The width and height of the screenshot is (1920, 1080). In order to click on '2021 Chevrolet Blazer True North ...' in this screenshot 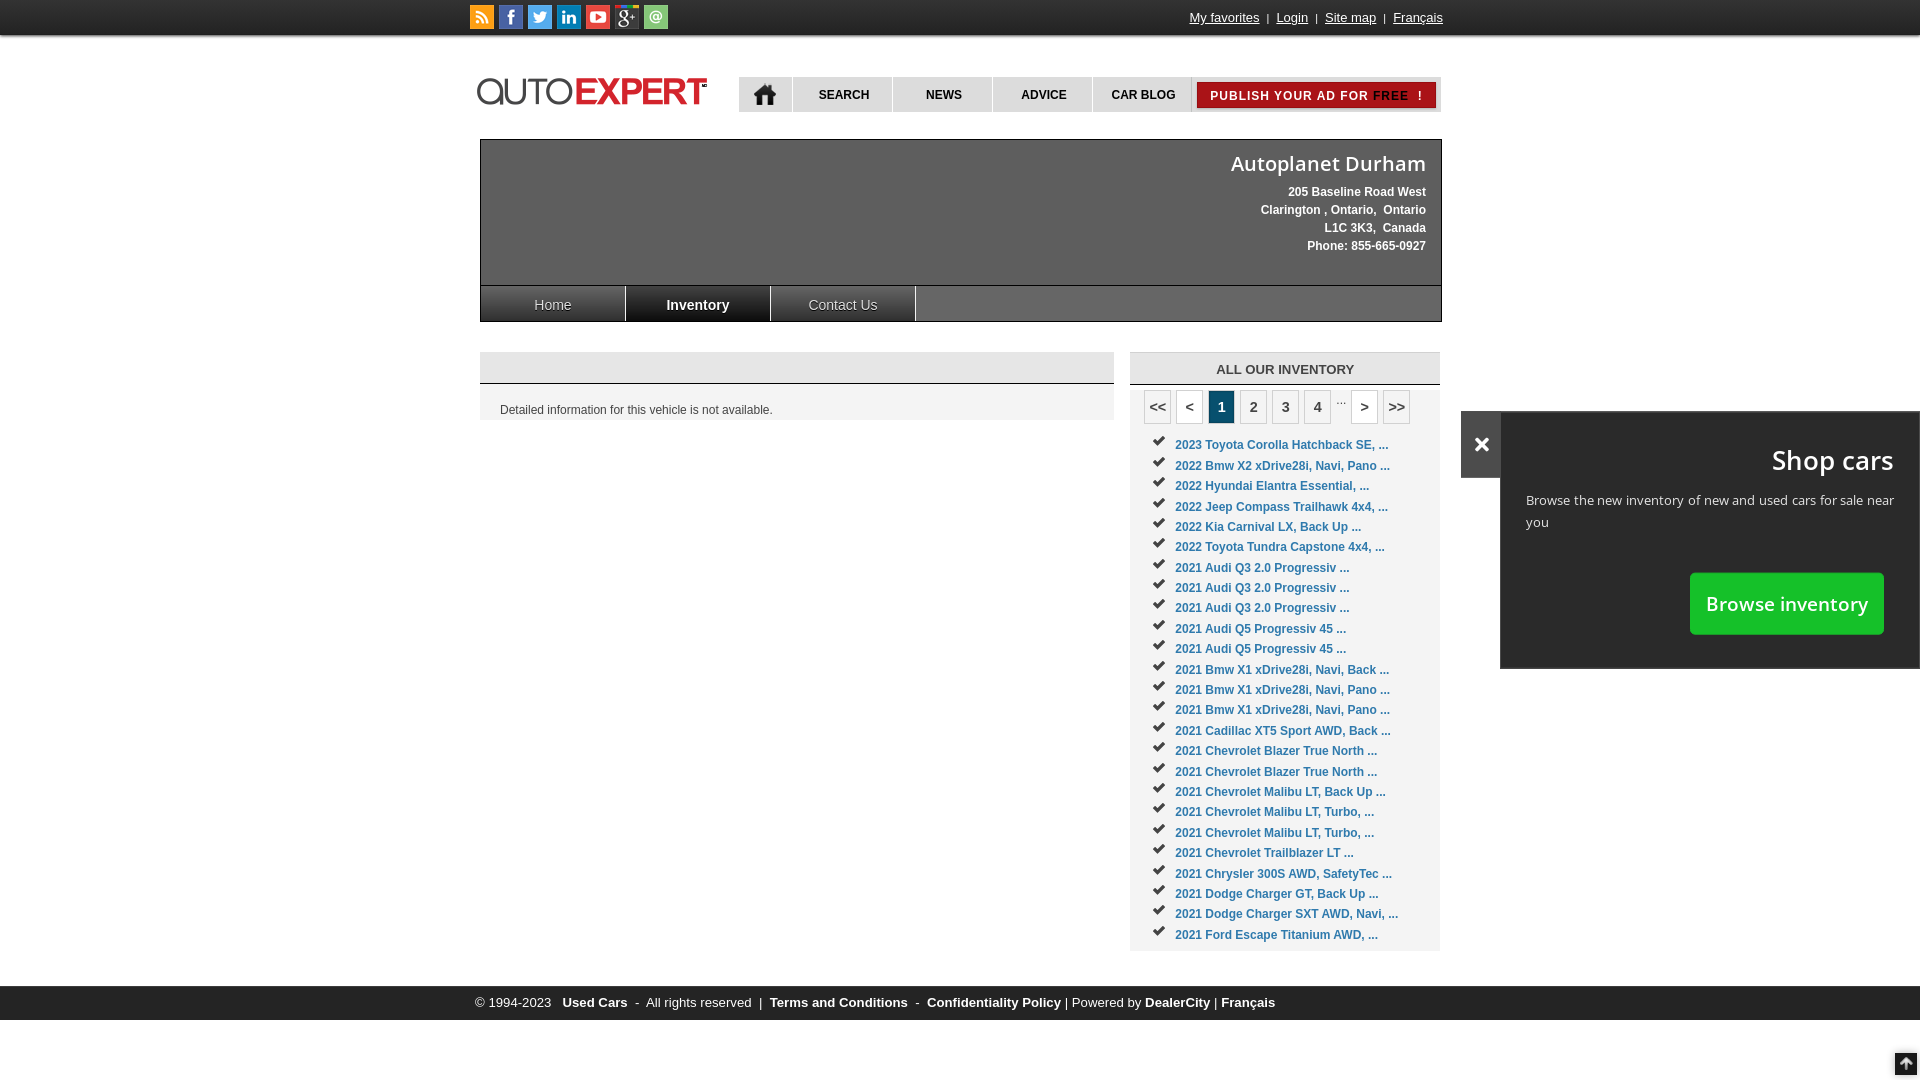, I will do `click(1275, 770)`.